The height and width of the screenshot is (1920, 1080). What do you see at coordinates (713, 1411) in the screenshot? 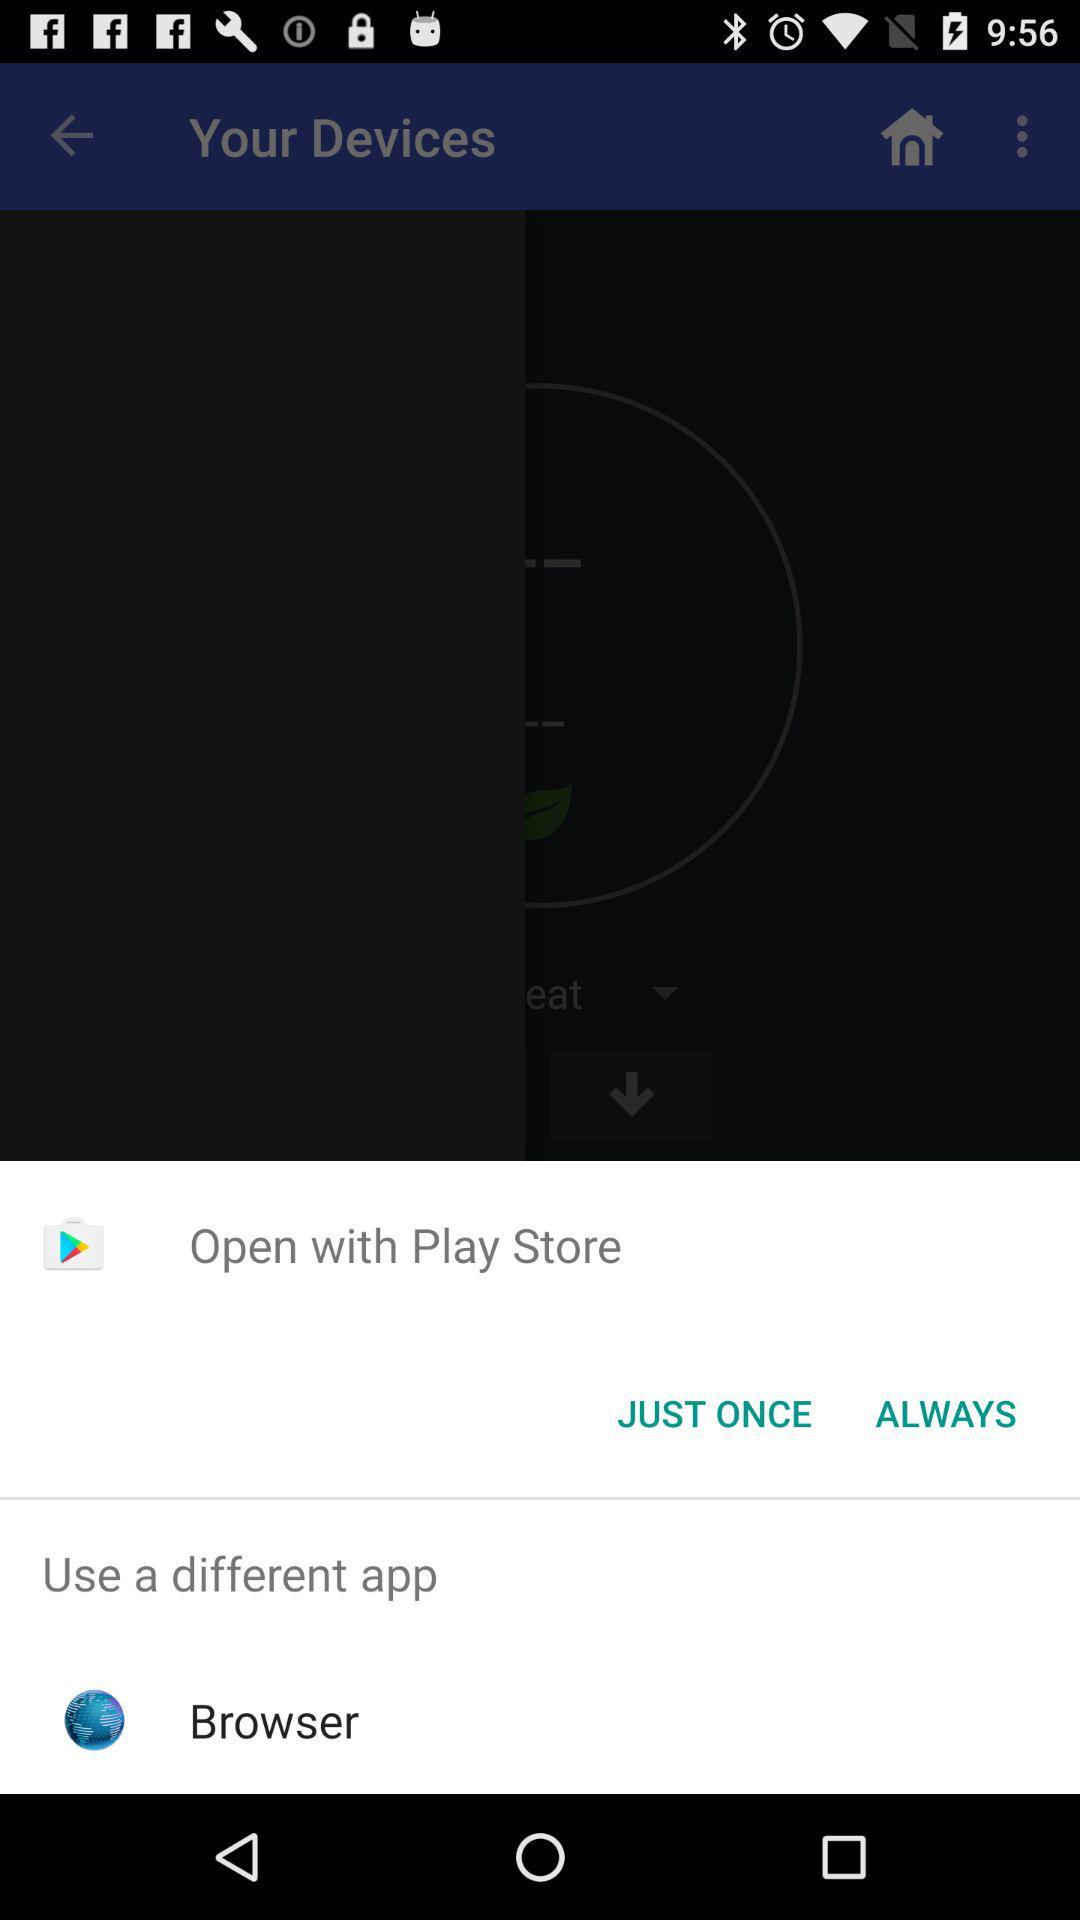
I see `button next to the always icon` at bounding box center [713, 1411].